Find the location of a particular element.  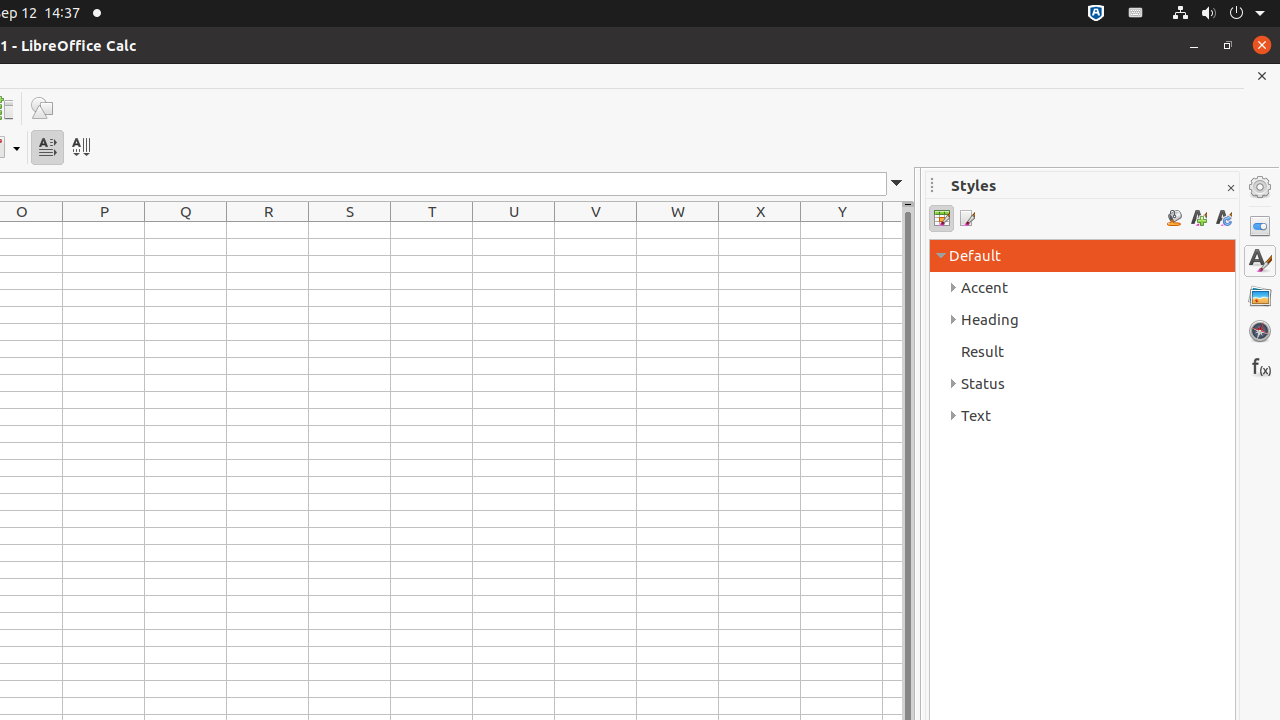

'Q1' is located at coordinates (185, 229).